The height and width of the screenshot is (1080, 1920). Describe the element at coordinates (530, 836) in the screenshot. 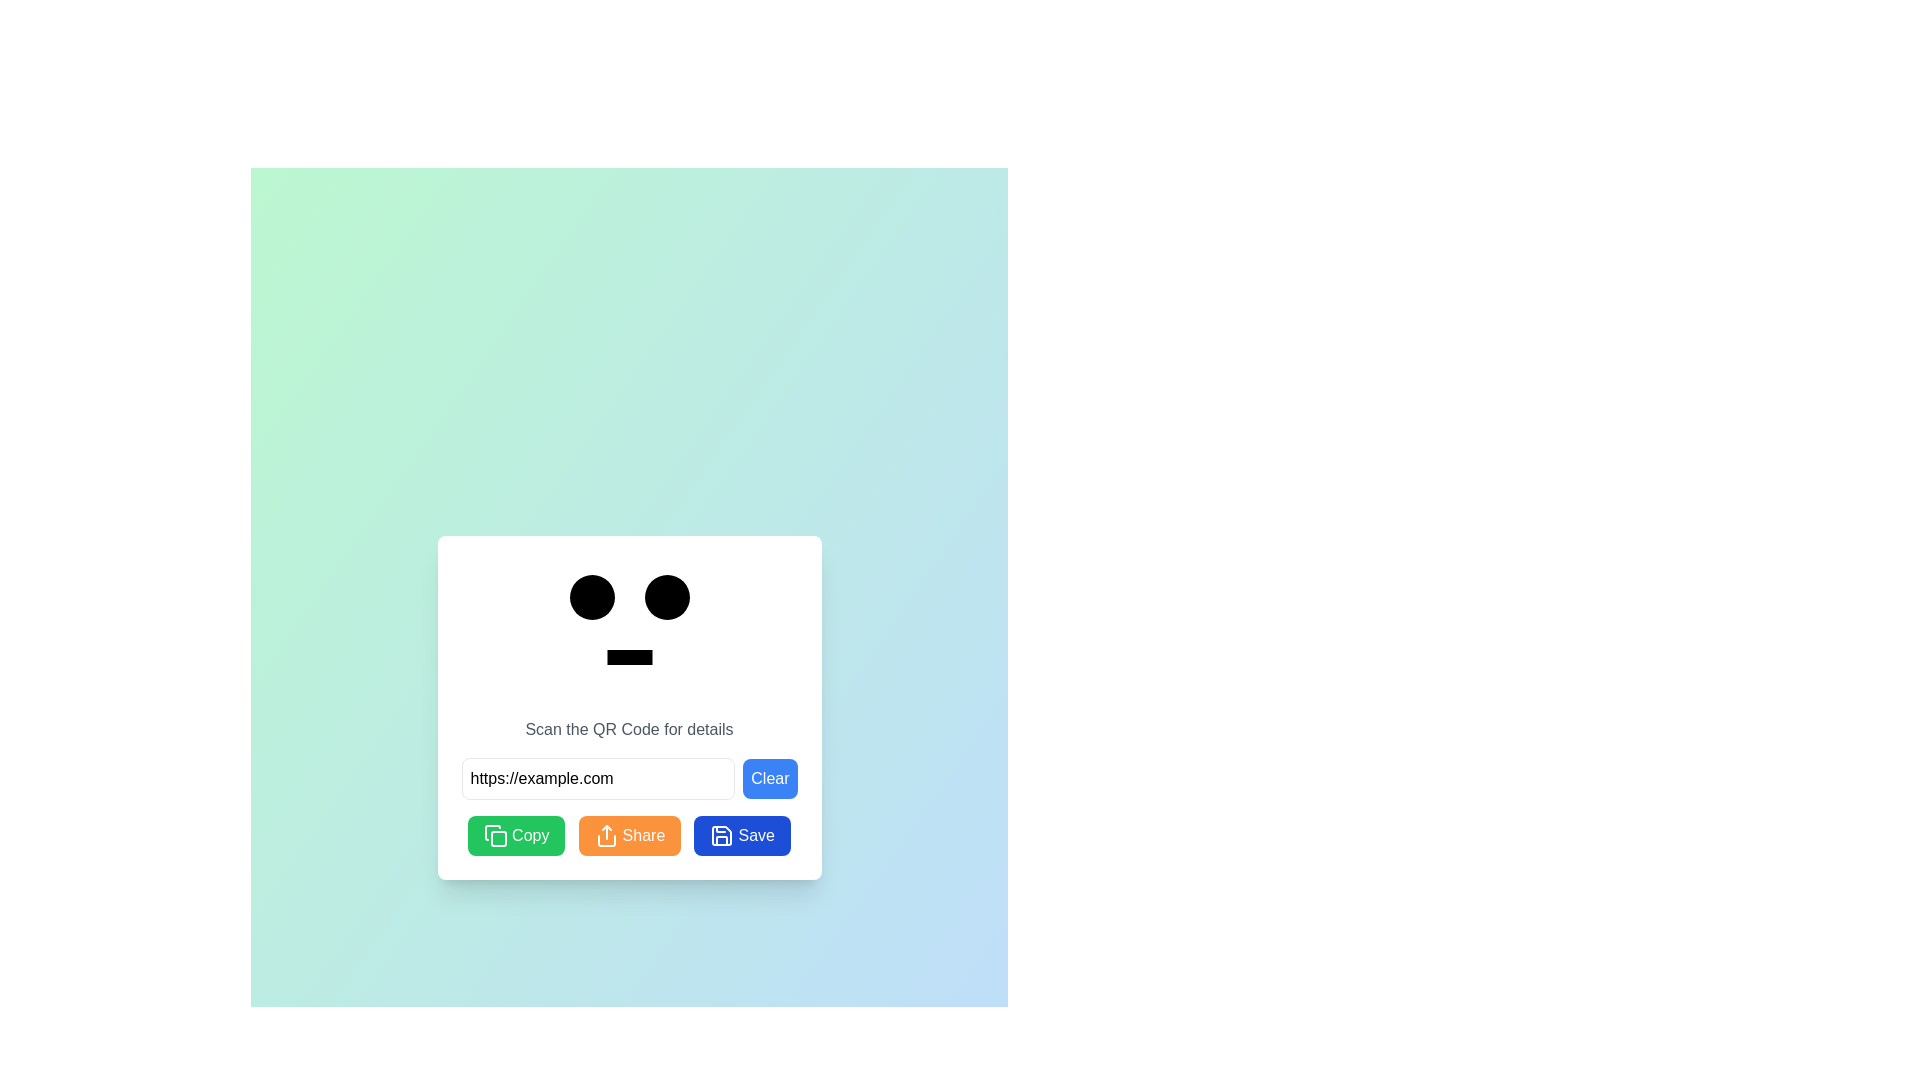

I see `the 'Copy' button located at the bottom of the card-like component` at that location.